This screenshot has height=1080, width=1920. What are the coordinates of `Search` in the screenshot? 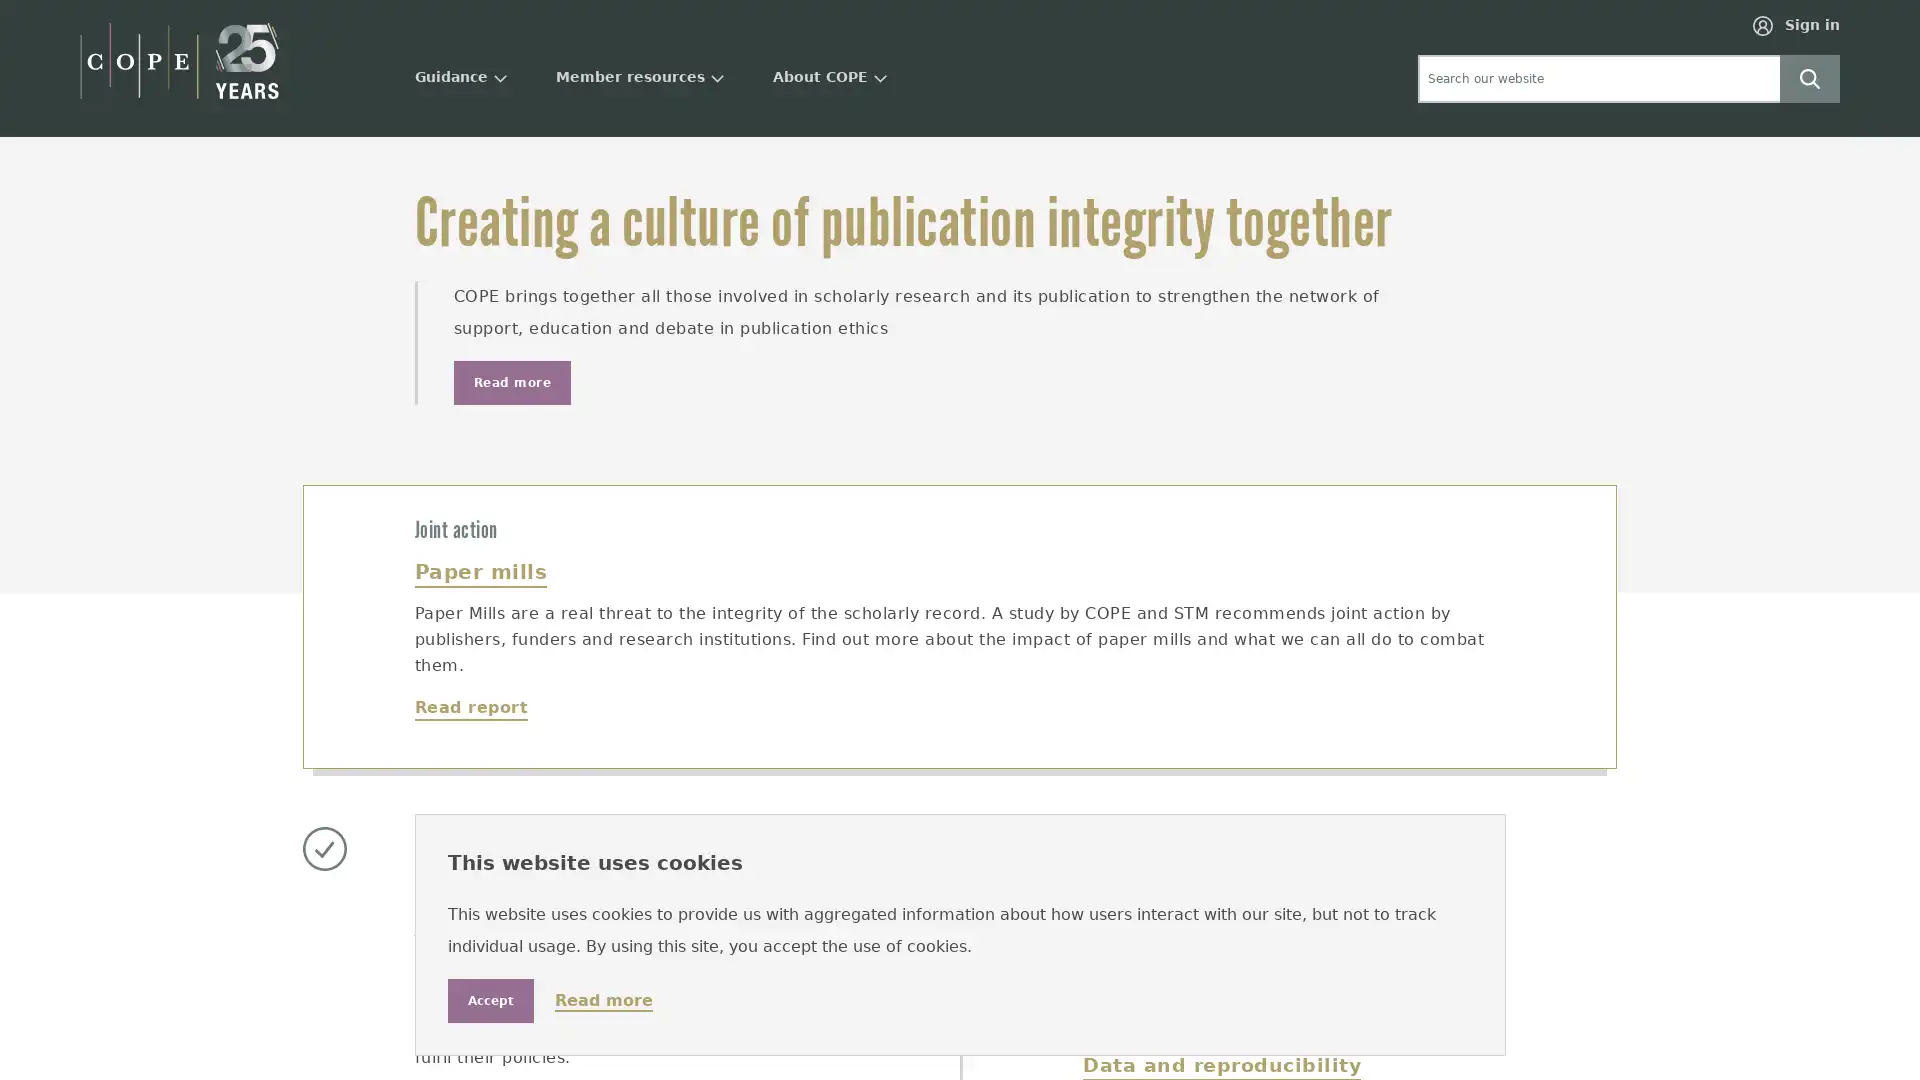 It's located at (1809, 76).